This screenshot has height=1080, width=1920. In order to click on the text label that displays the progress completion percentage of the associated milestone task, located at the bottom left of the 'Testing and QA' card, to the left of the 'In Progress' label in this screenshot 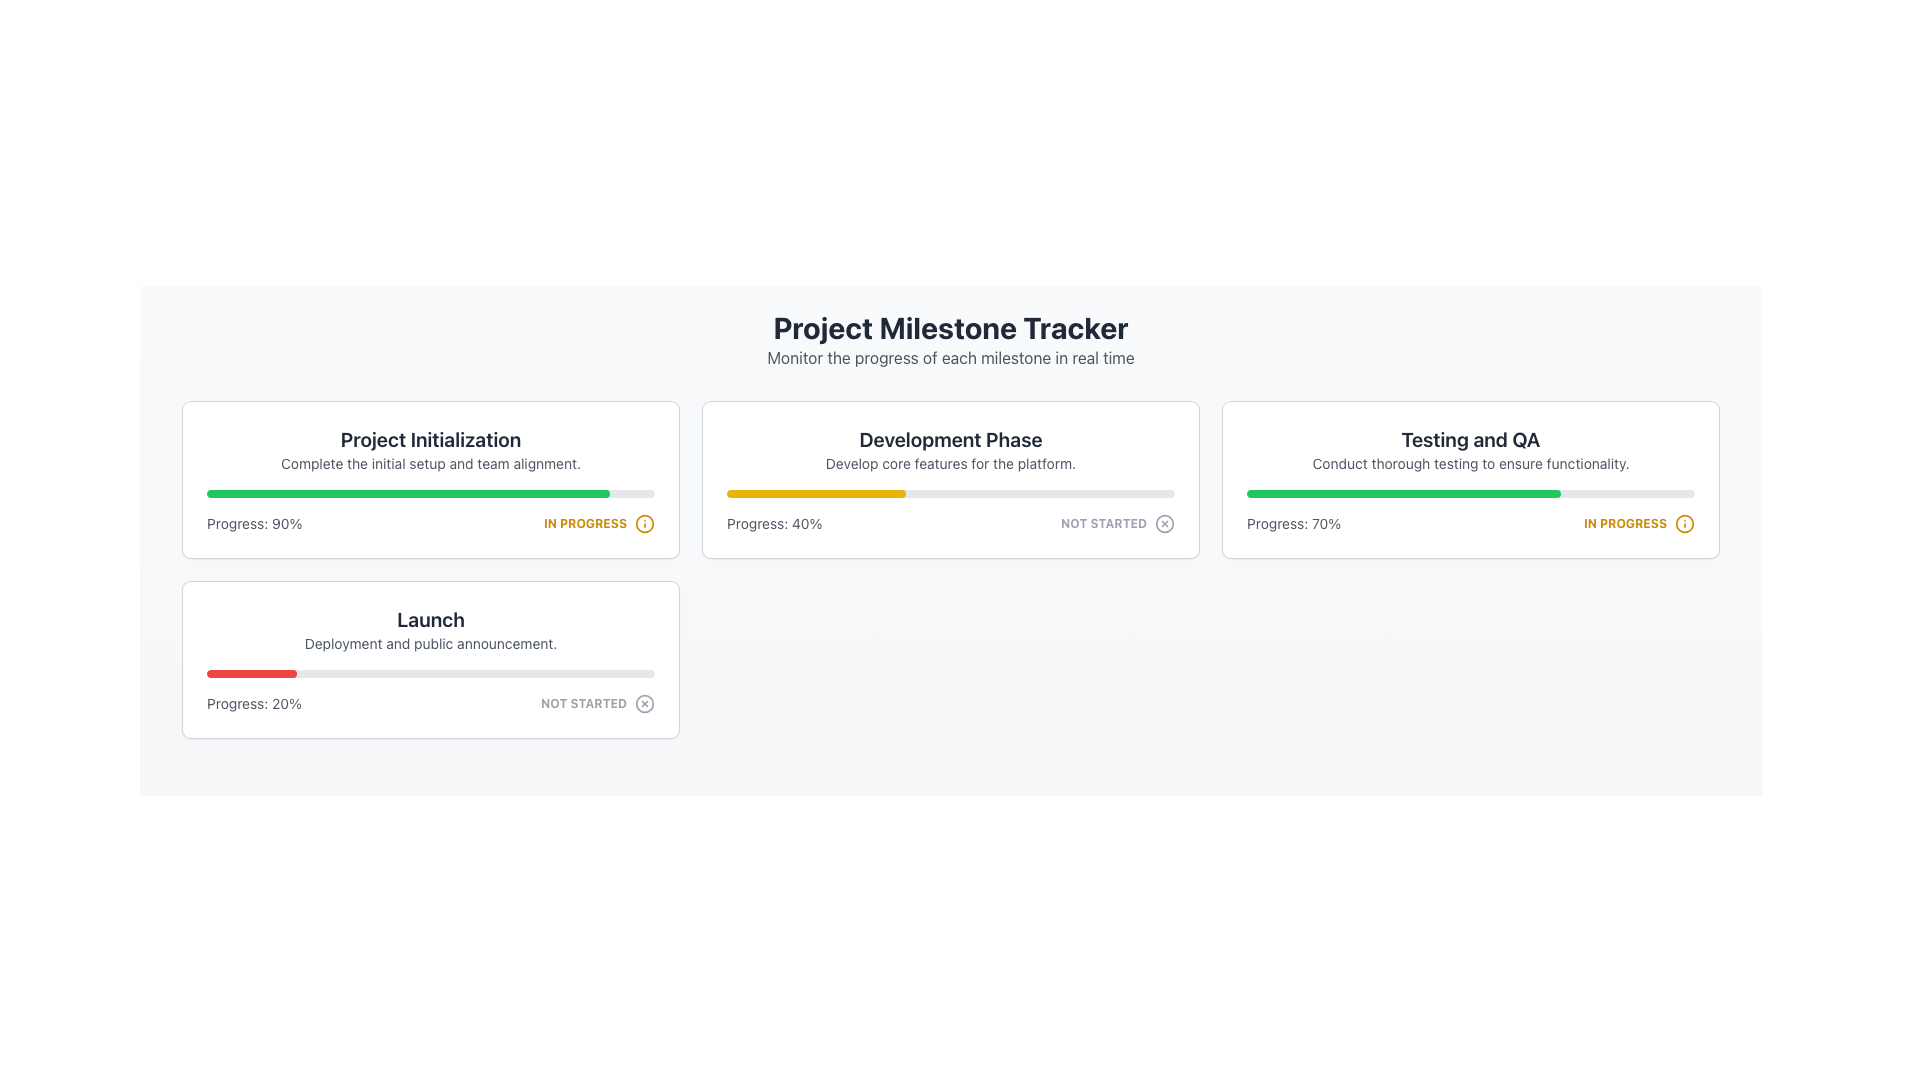, I will do `click(1294, 523)`.